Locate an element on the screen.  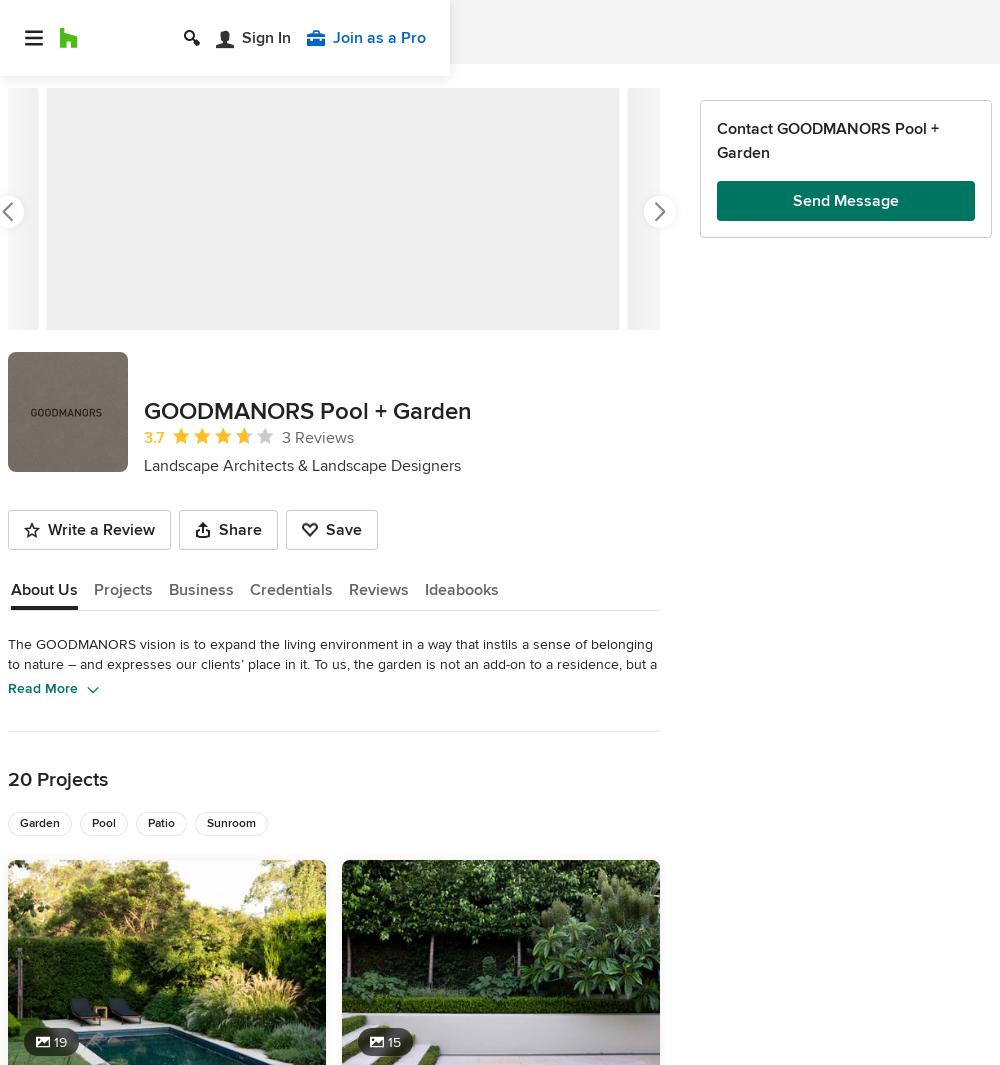
'Garden' is located at coordinates (40, 823).